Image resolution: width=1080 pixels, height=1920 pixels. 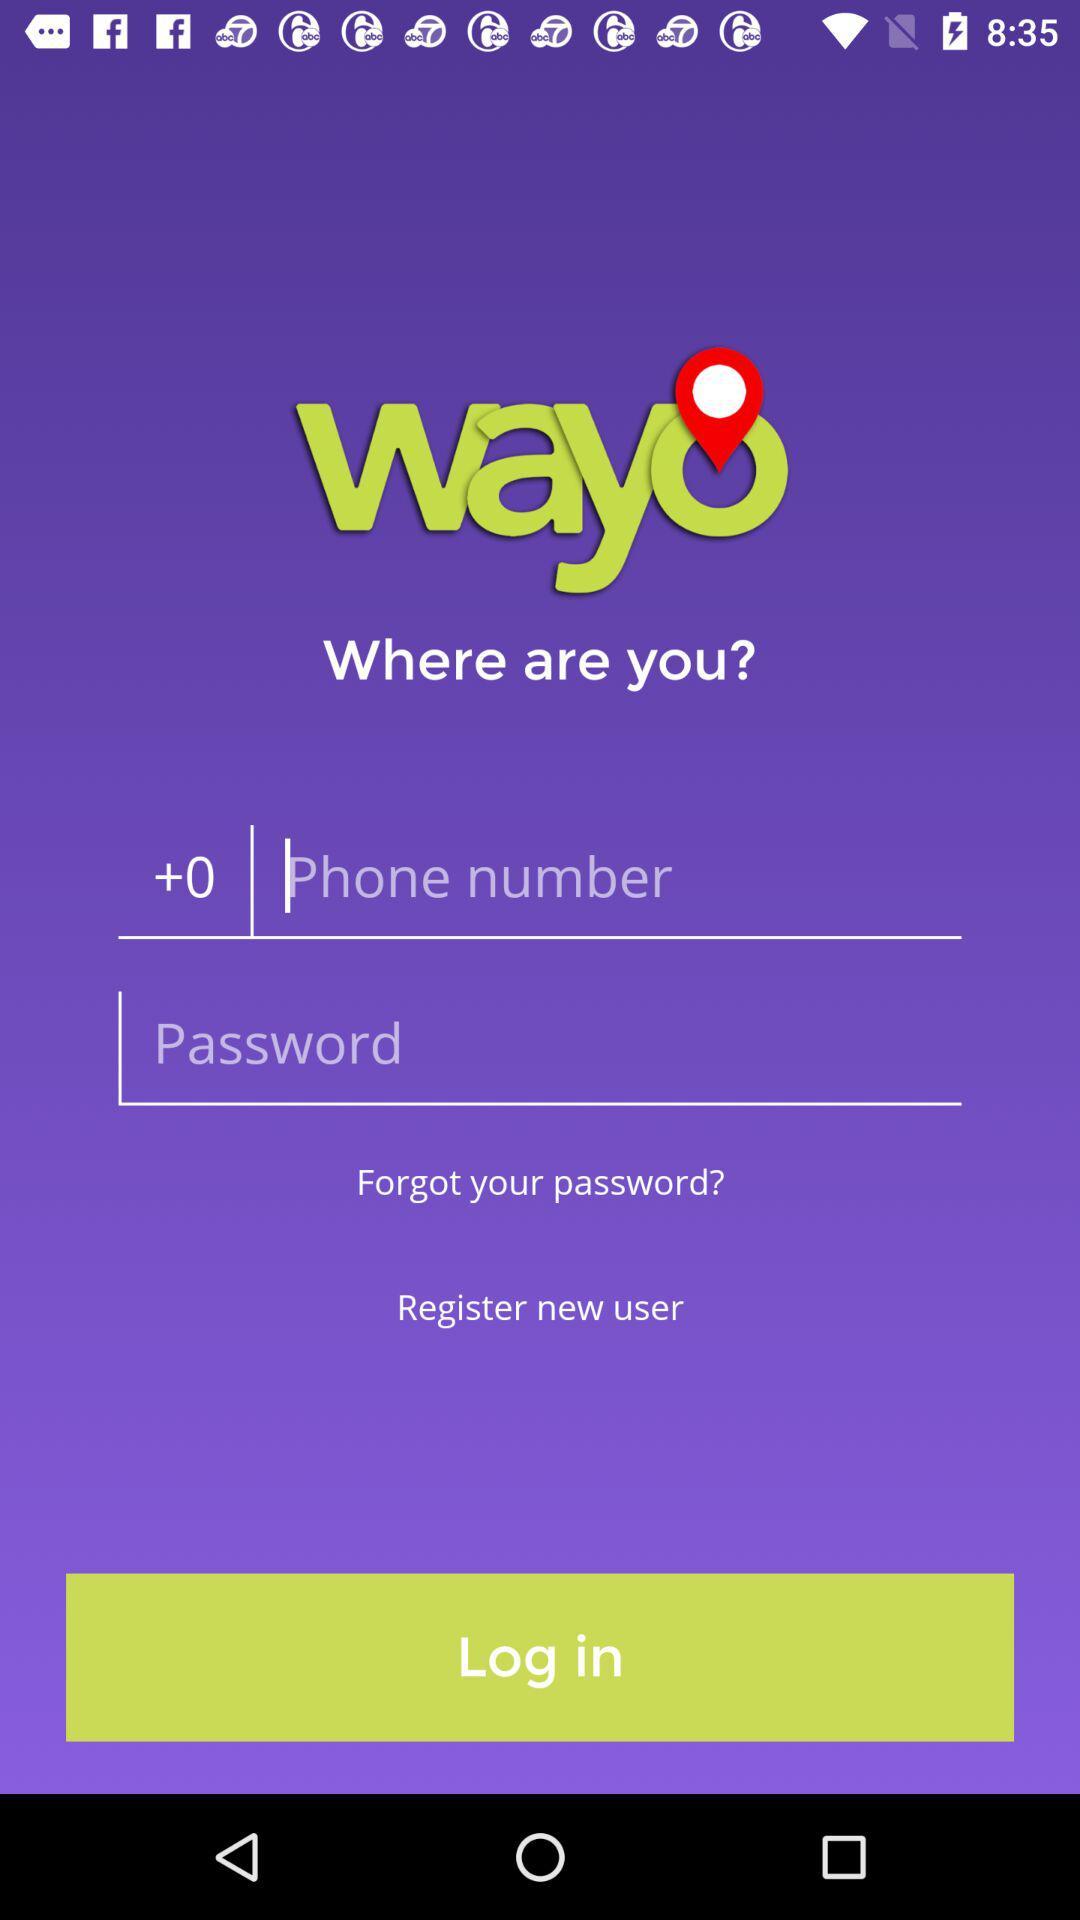 What do you see at coordinates (540, 1181) in the screenshot?
I see `forgot your password?` at bounding box center [540, 1181].